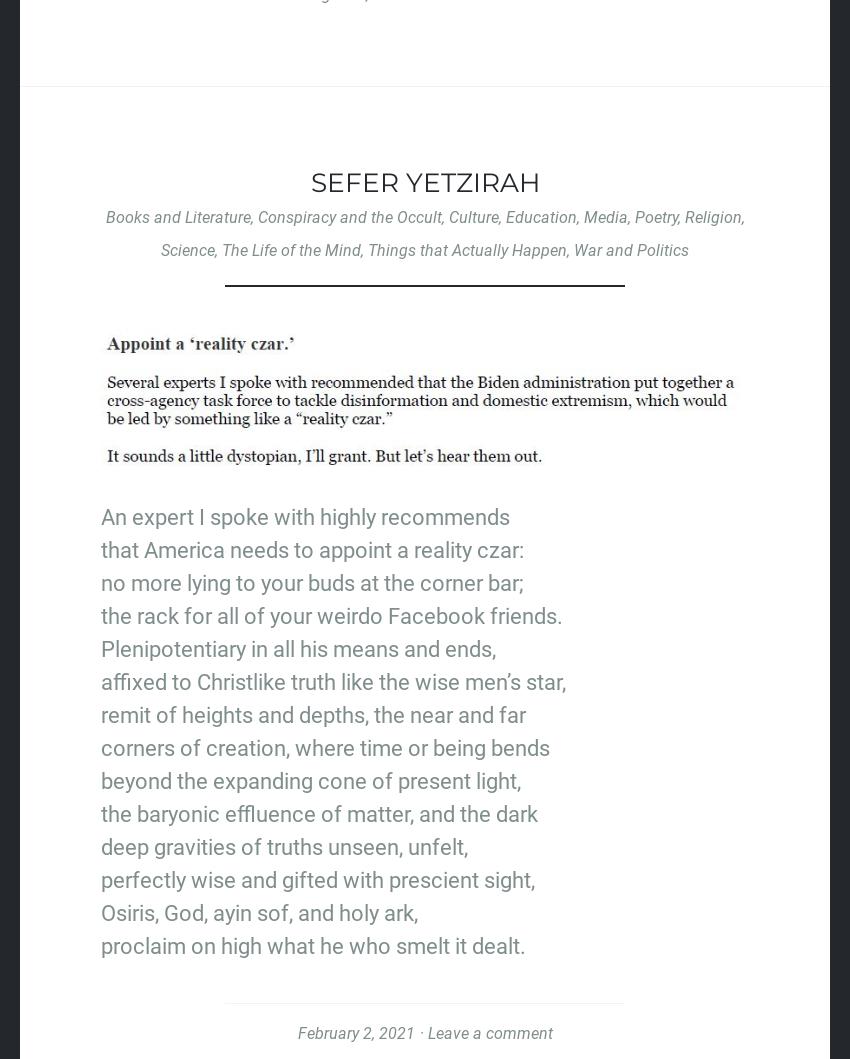  What do you see at coordinates (298, 648) in the screenshot?
I see `'Plenipotentiary in all his means and ends,'` at bounding box center [298, 648].